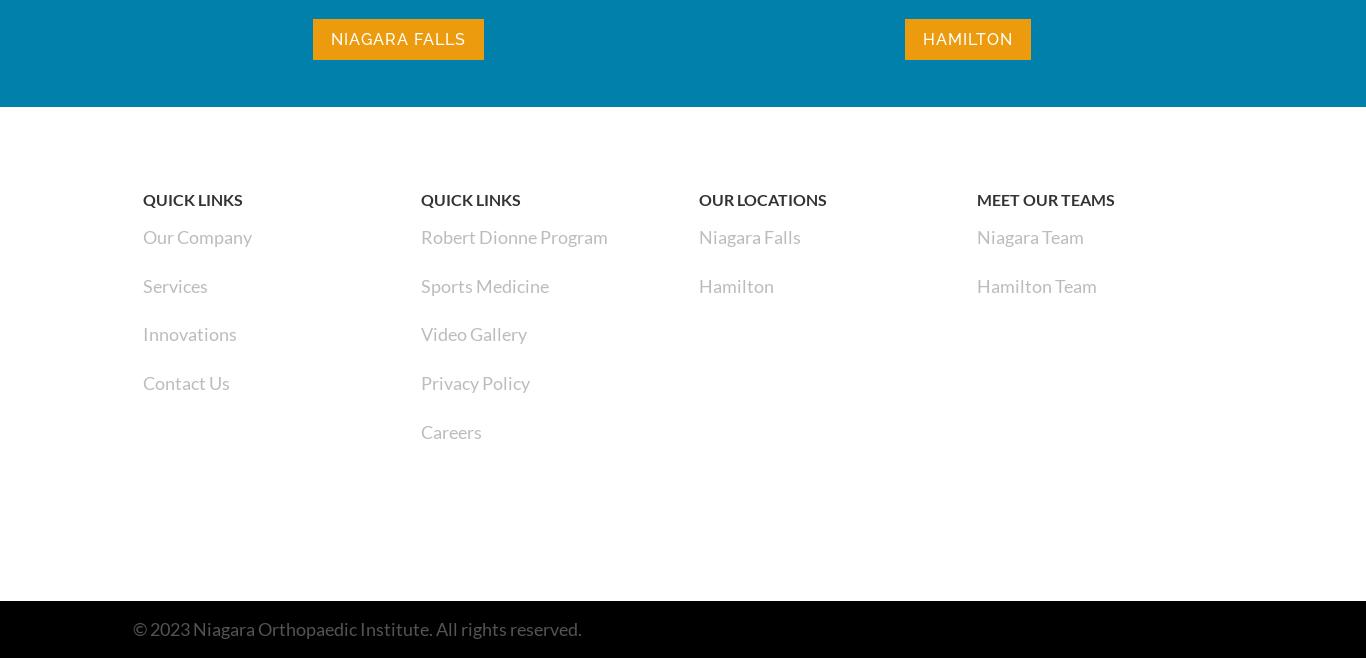  What do you see at coordinates (356, 628) in the screenshot?
I see `'© 2023 Niagara Orthopaedic Institute. All rights reserved.'` at bounding box center [356, 628].